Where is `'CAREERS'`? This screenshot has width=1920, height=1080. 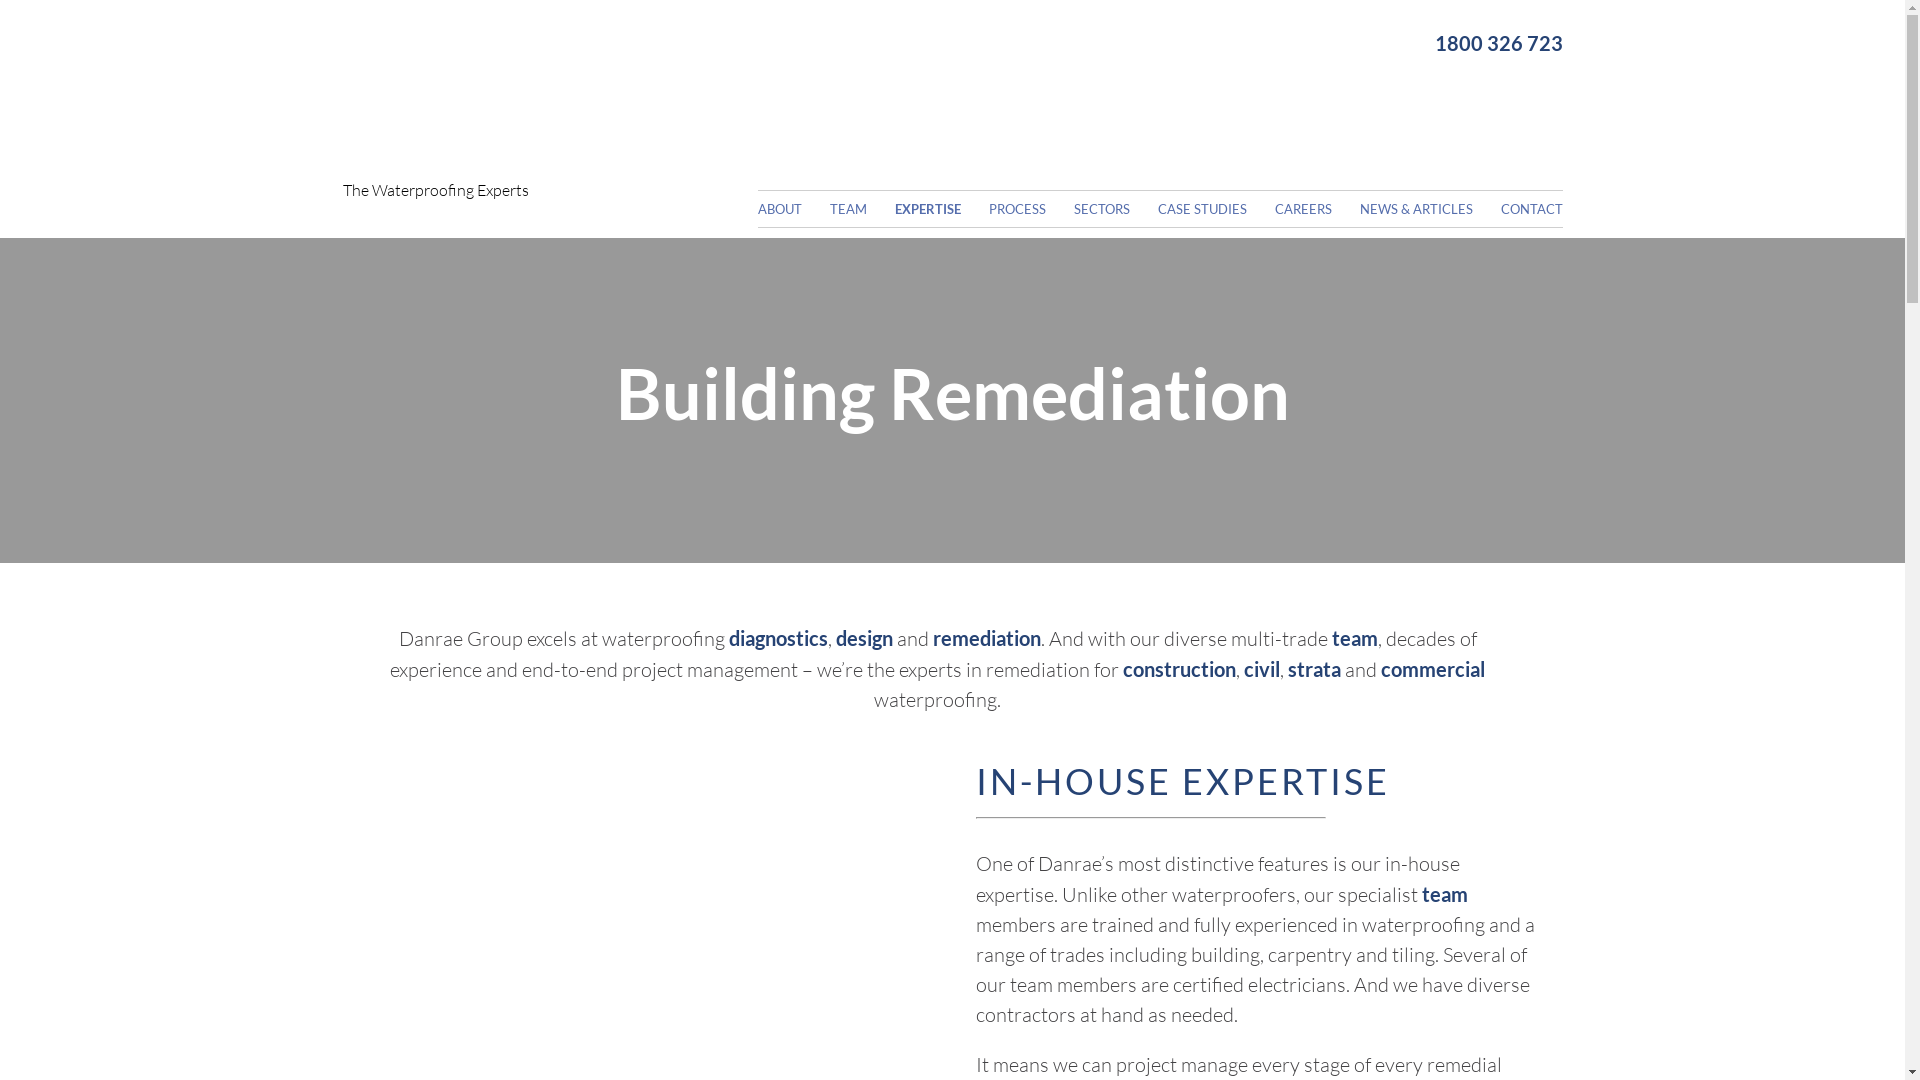 'CAREERS' is located at coordinates (1315, 208).